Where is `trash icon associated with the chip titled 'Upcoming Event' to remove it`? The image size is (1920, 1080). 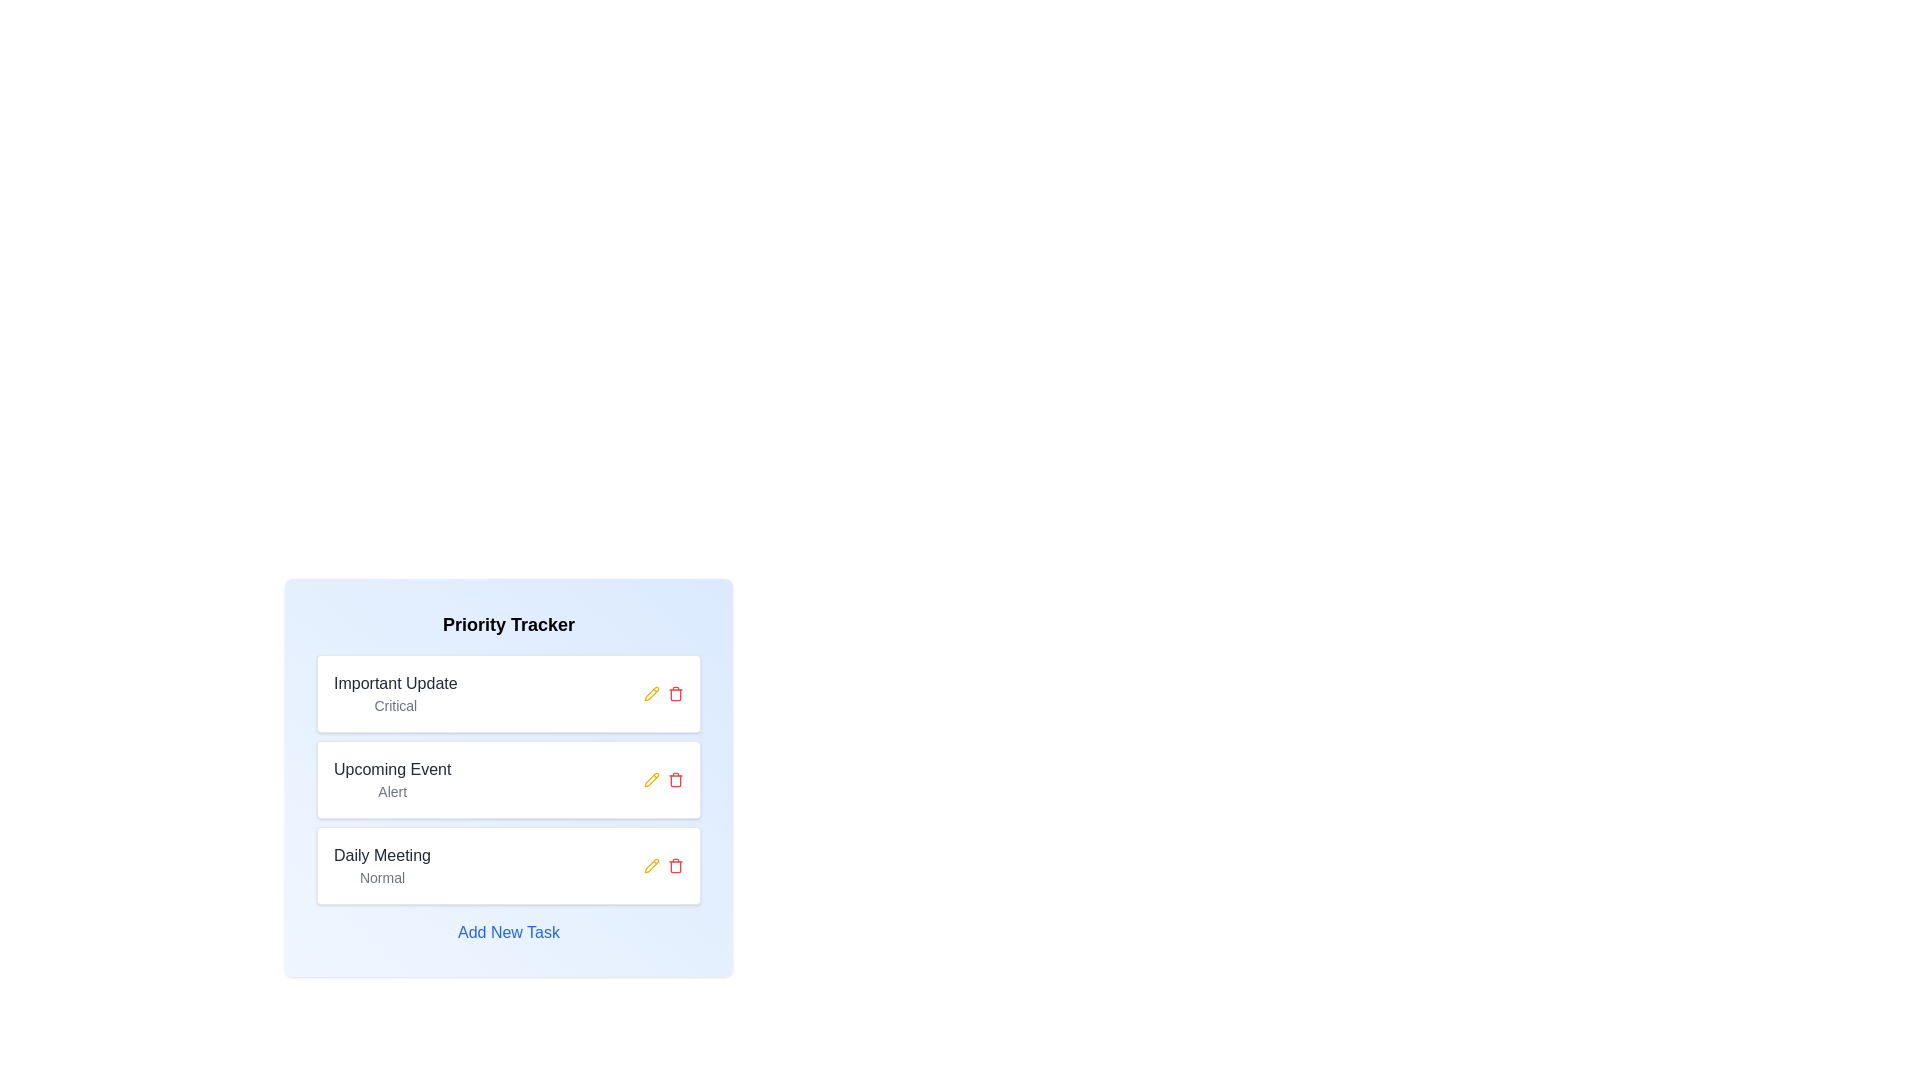 trash icon associated with the chip titled 'Upcoming Event' to remove it is located at coordinates (676, 778).